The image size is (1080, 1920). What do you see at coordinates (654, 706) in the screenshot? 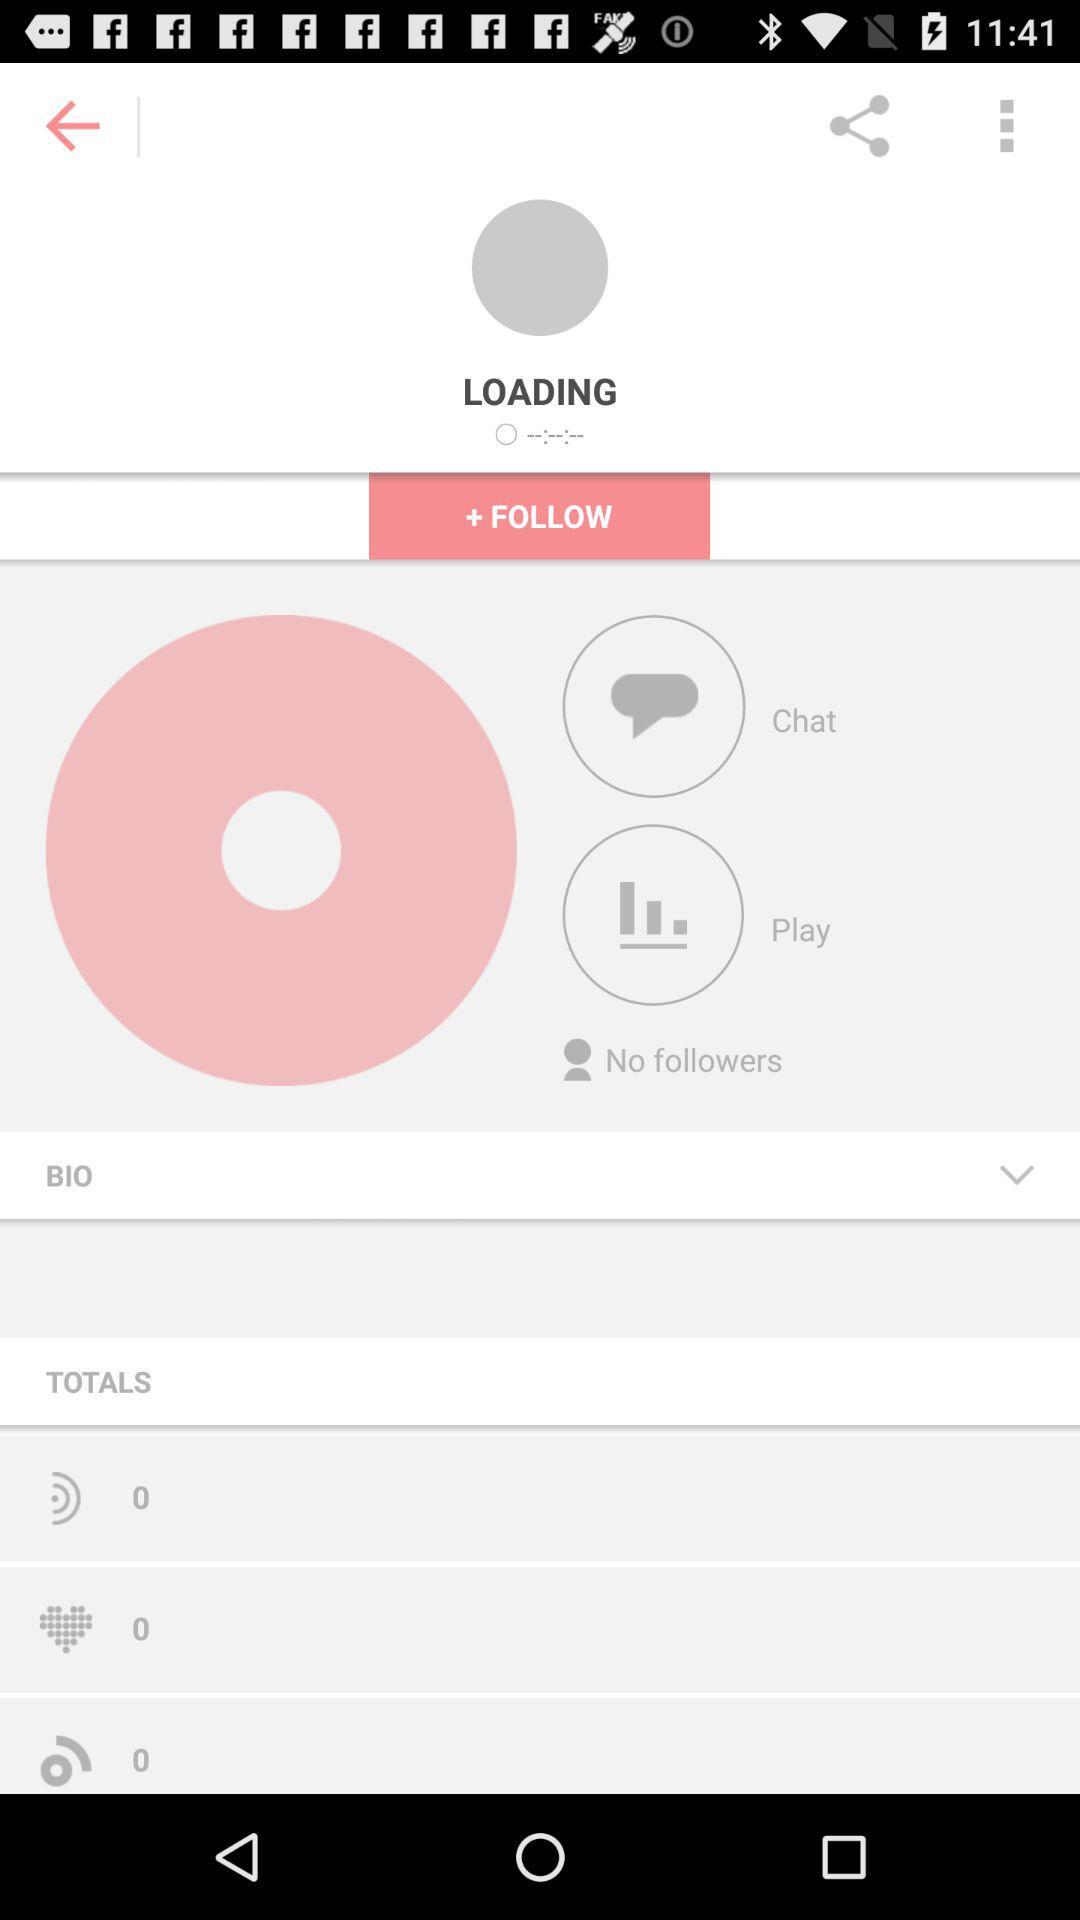
I see `the toggle is used to open the chat` at bounding box center [654, 706].